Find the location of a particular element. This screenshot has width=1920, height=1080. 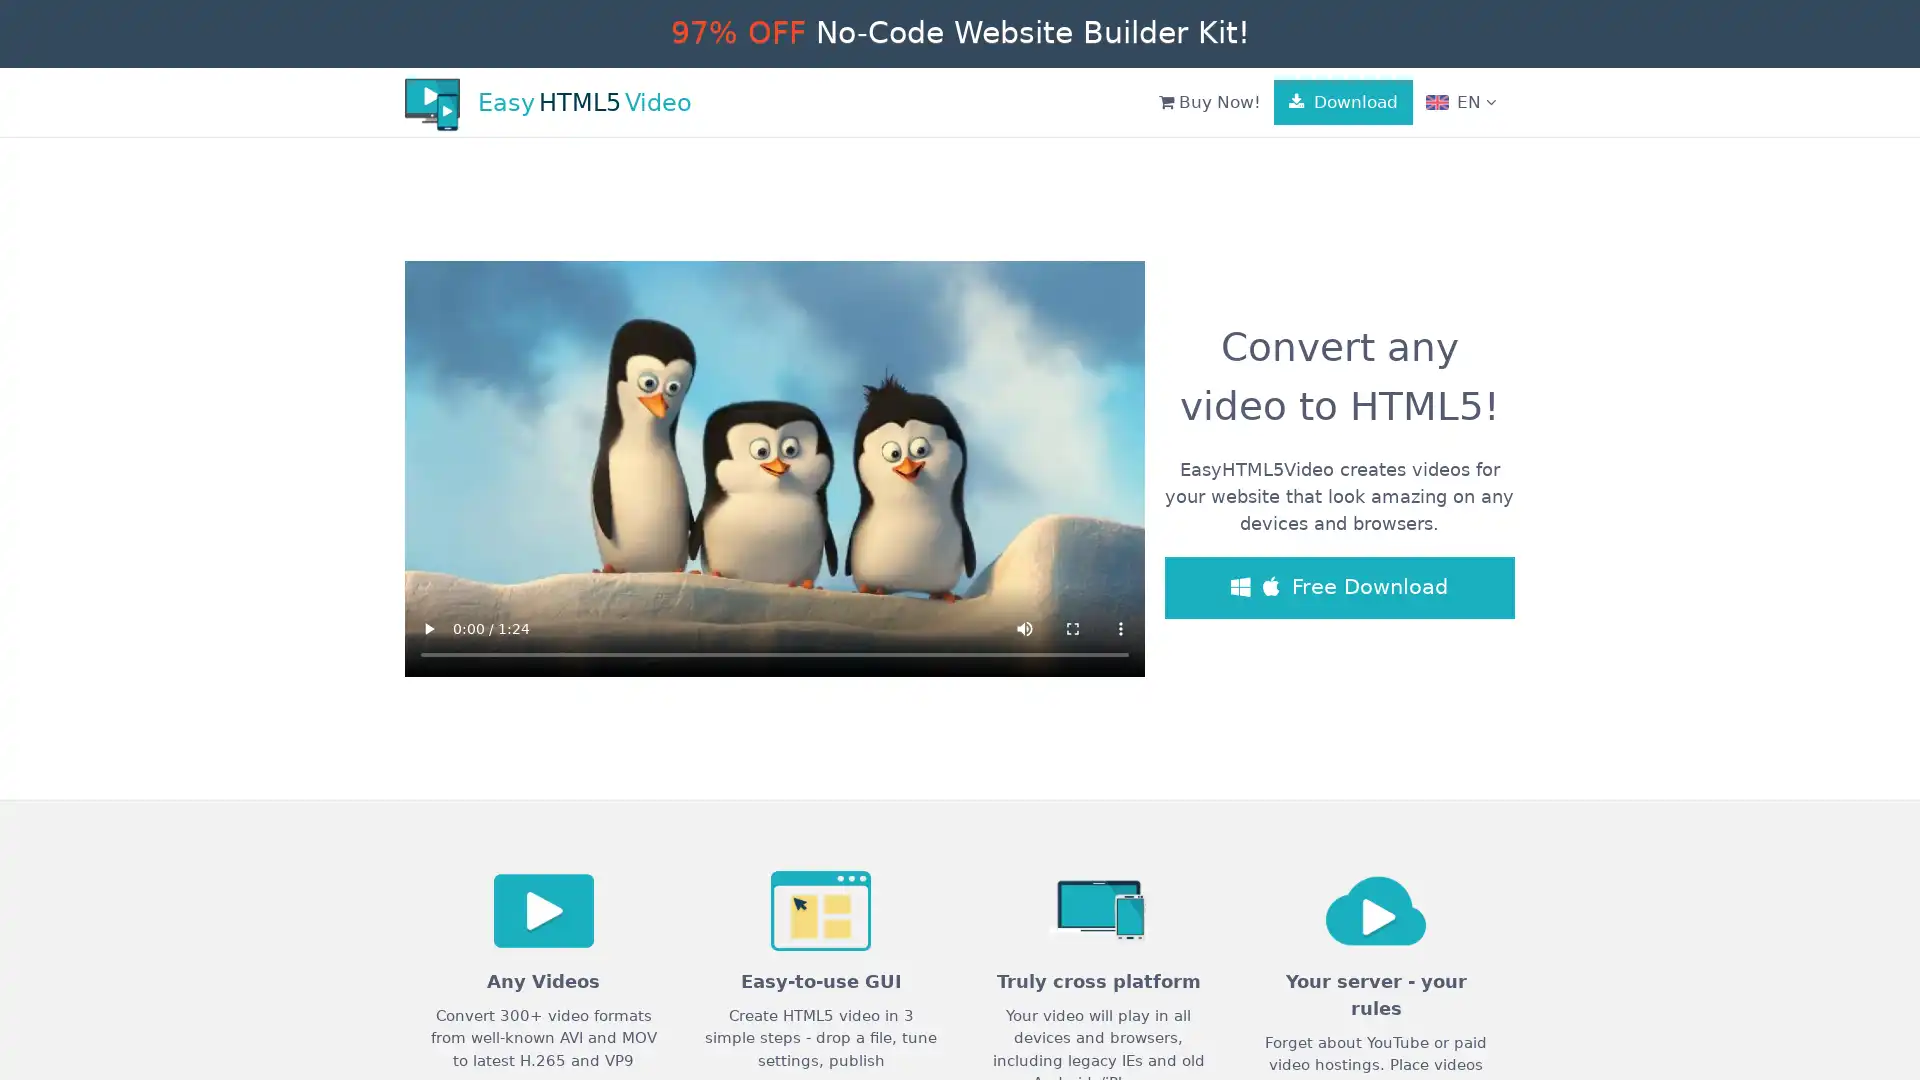

play is located at coordinates (427, 627).